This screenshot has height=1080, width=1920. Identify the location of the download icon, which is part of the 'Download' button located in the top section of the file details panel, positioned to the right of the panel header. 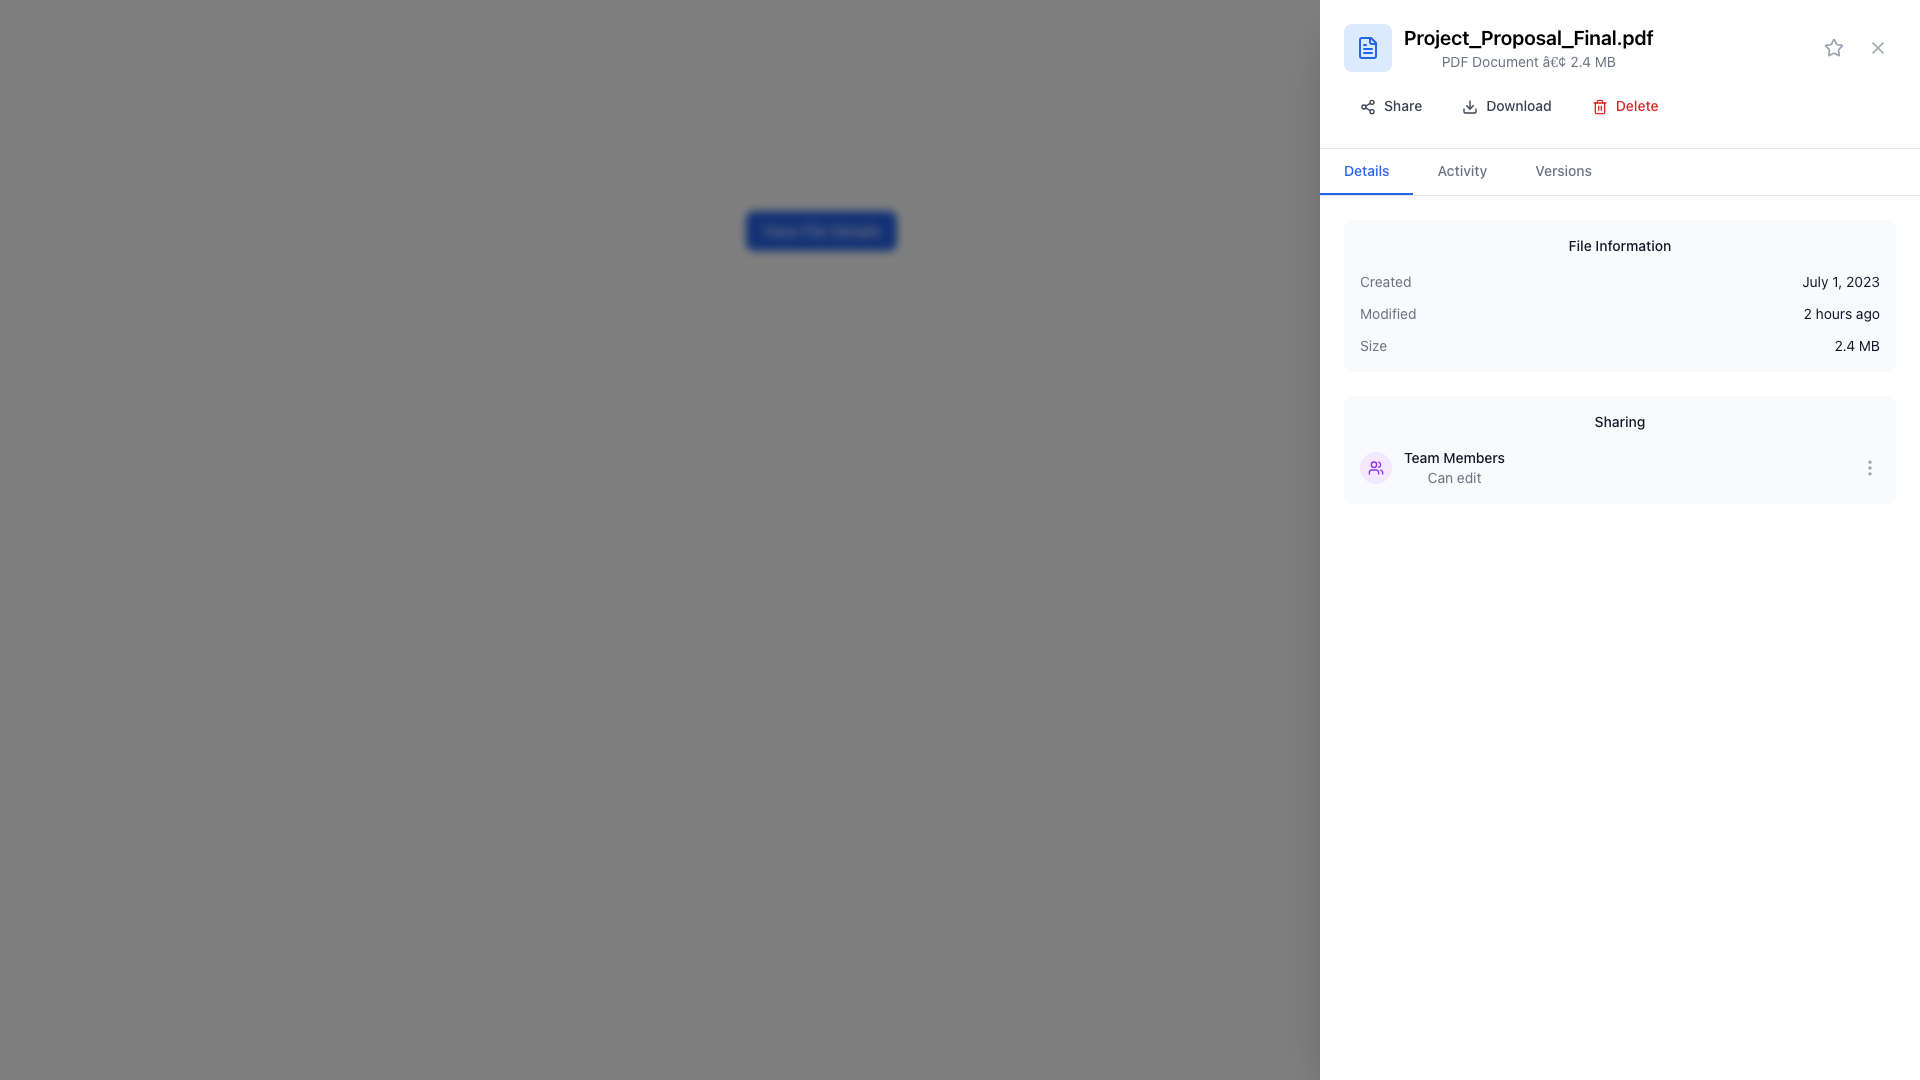
(1470, 107).